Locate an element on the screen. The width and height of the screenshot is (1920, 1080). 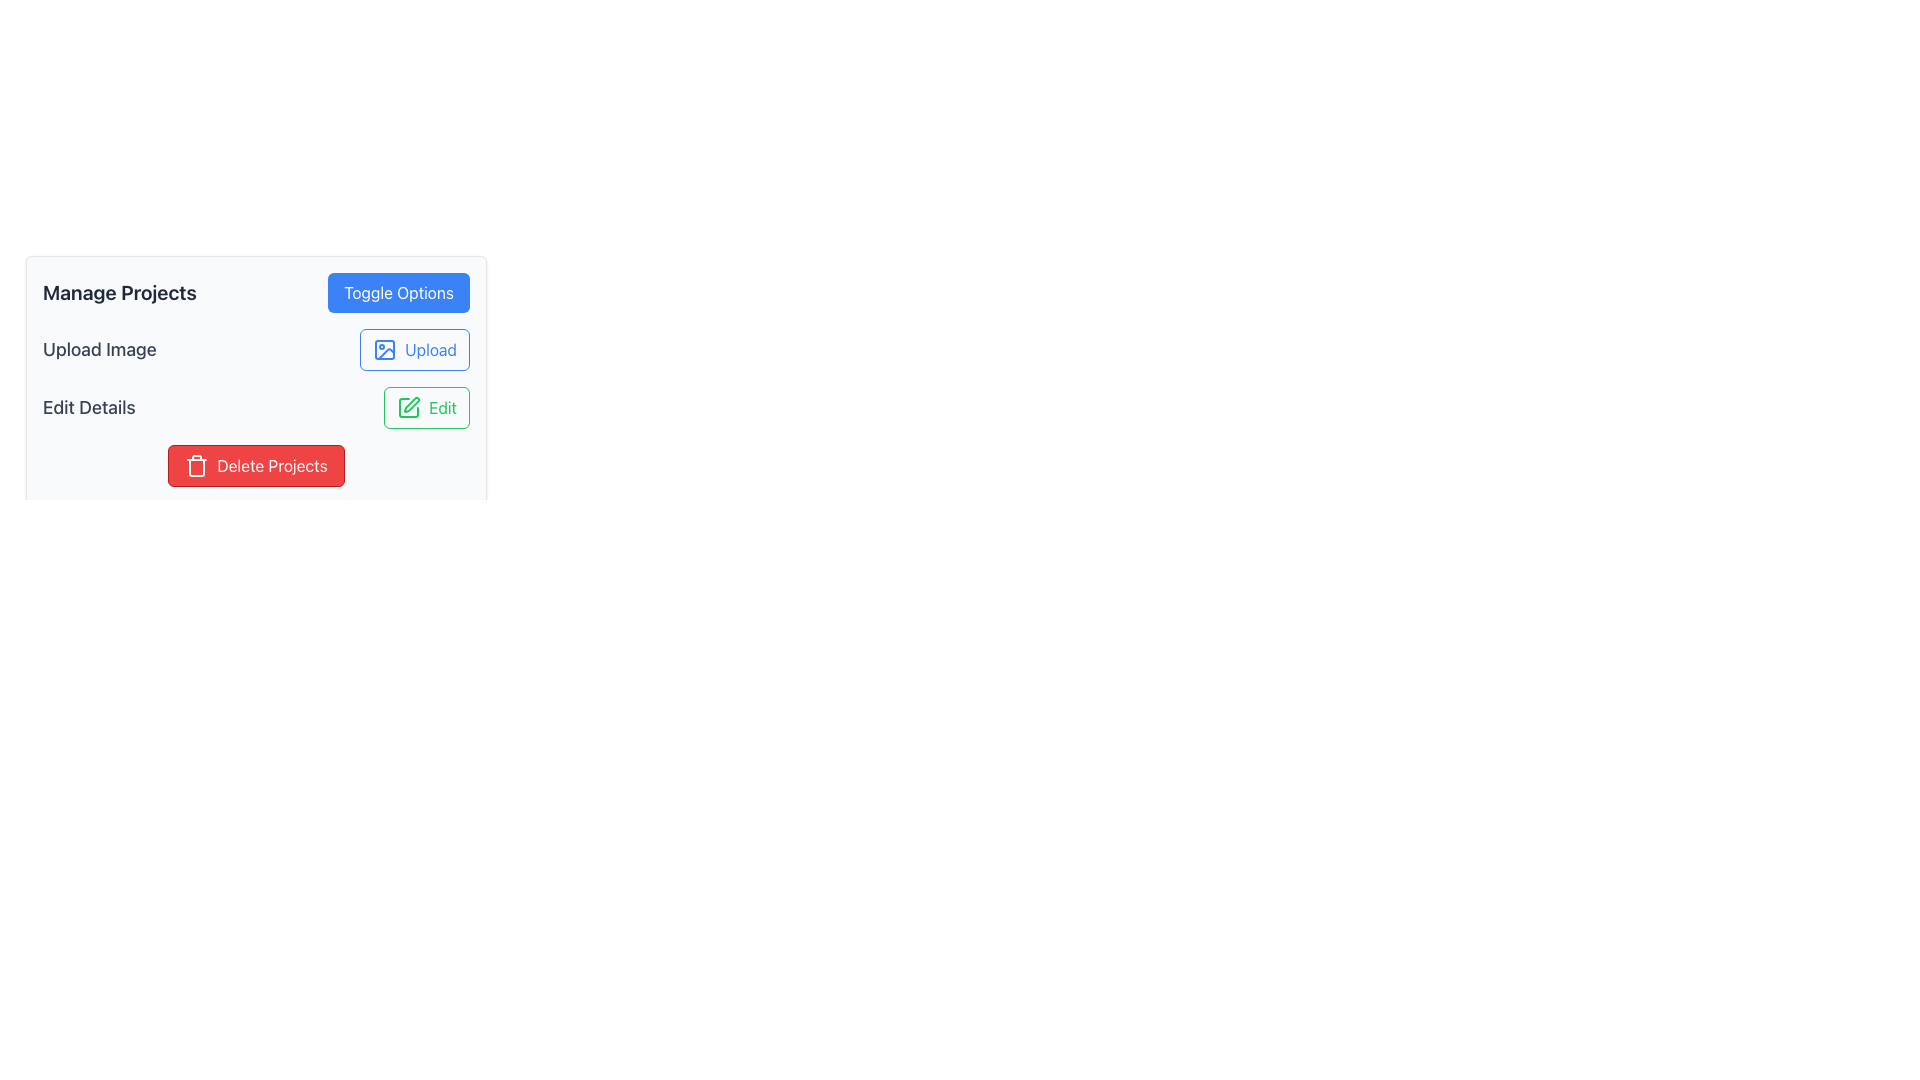
the rectangular button labeled 'Toggle Options' with a blue background and white text is located at coordinates (398, 293).